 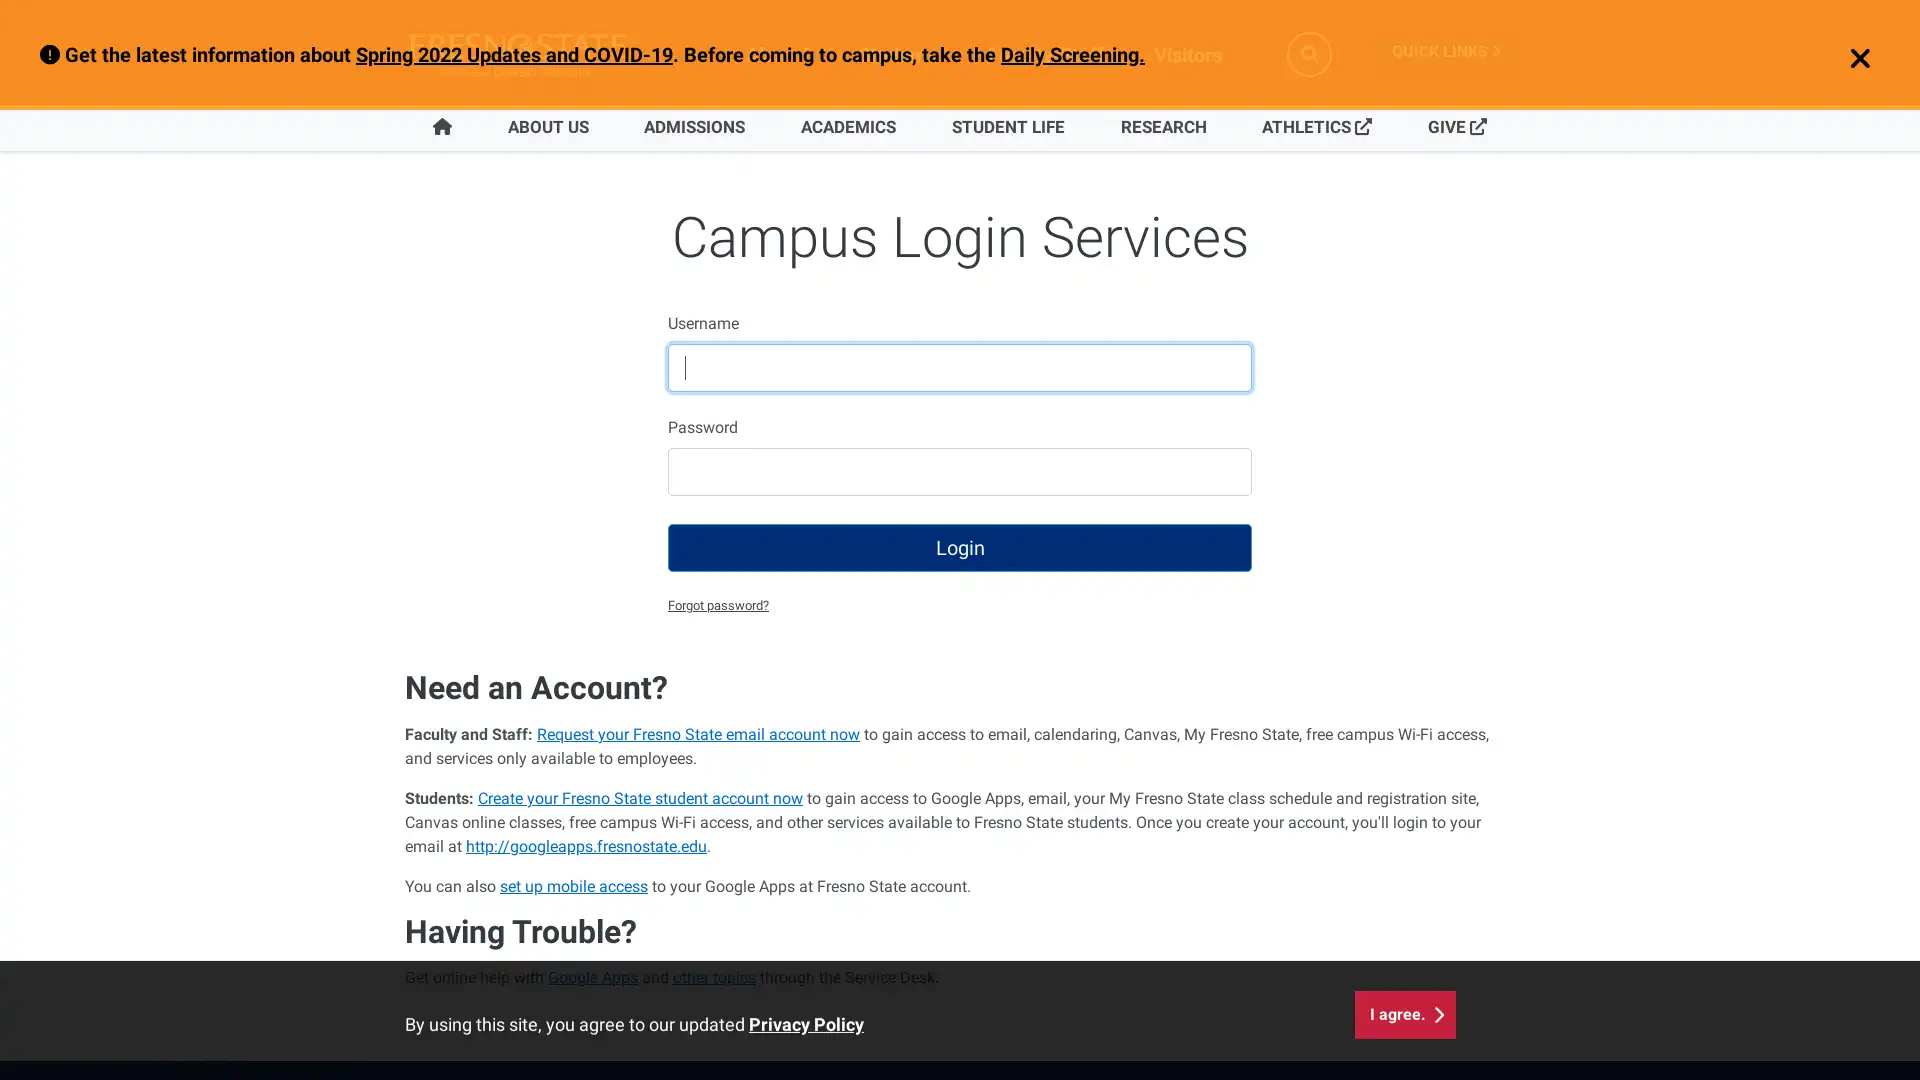 What do you see at coordinates (1848, 59) in the screenshot?
I see `Close` at bounding box center [1848, 59].